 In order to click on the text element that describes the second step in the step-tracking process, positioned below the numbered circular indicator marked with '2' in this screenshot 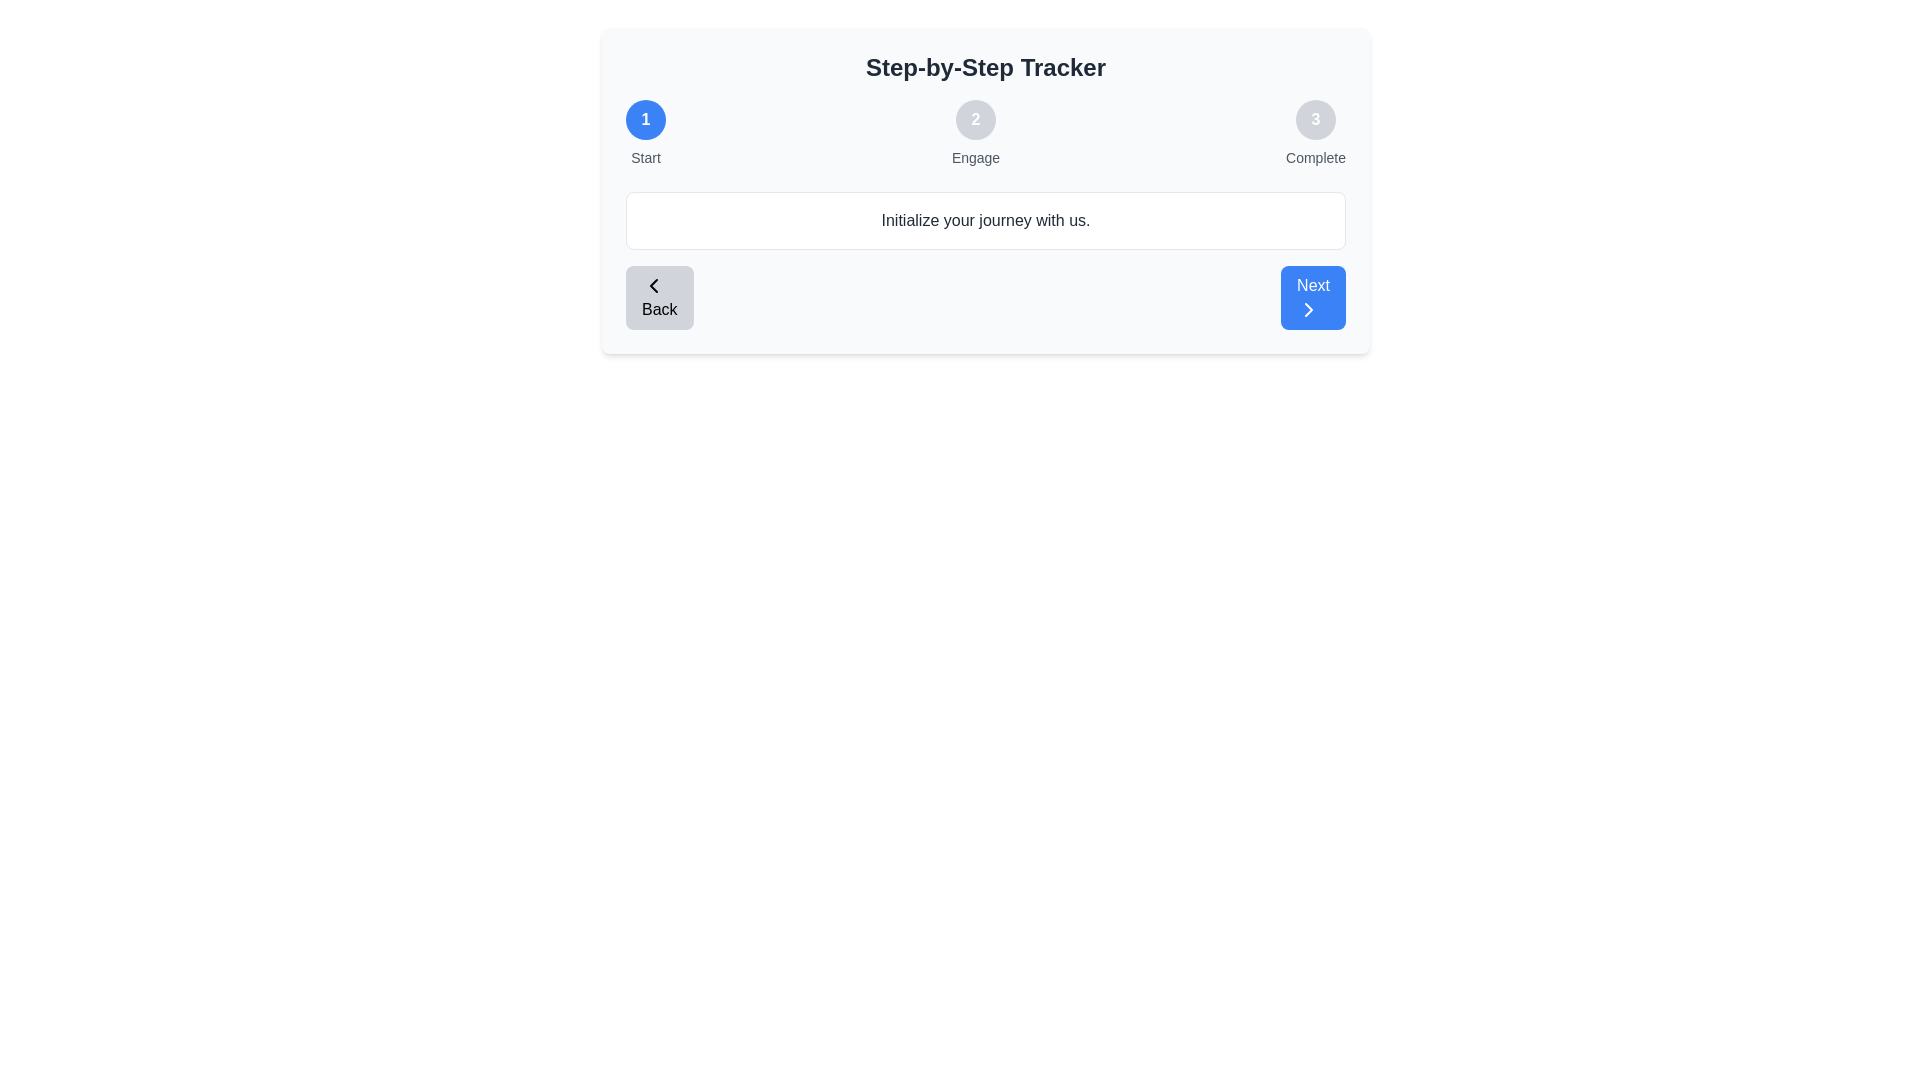, I will do `click(975, 157)`.